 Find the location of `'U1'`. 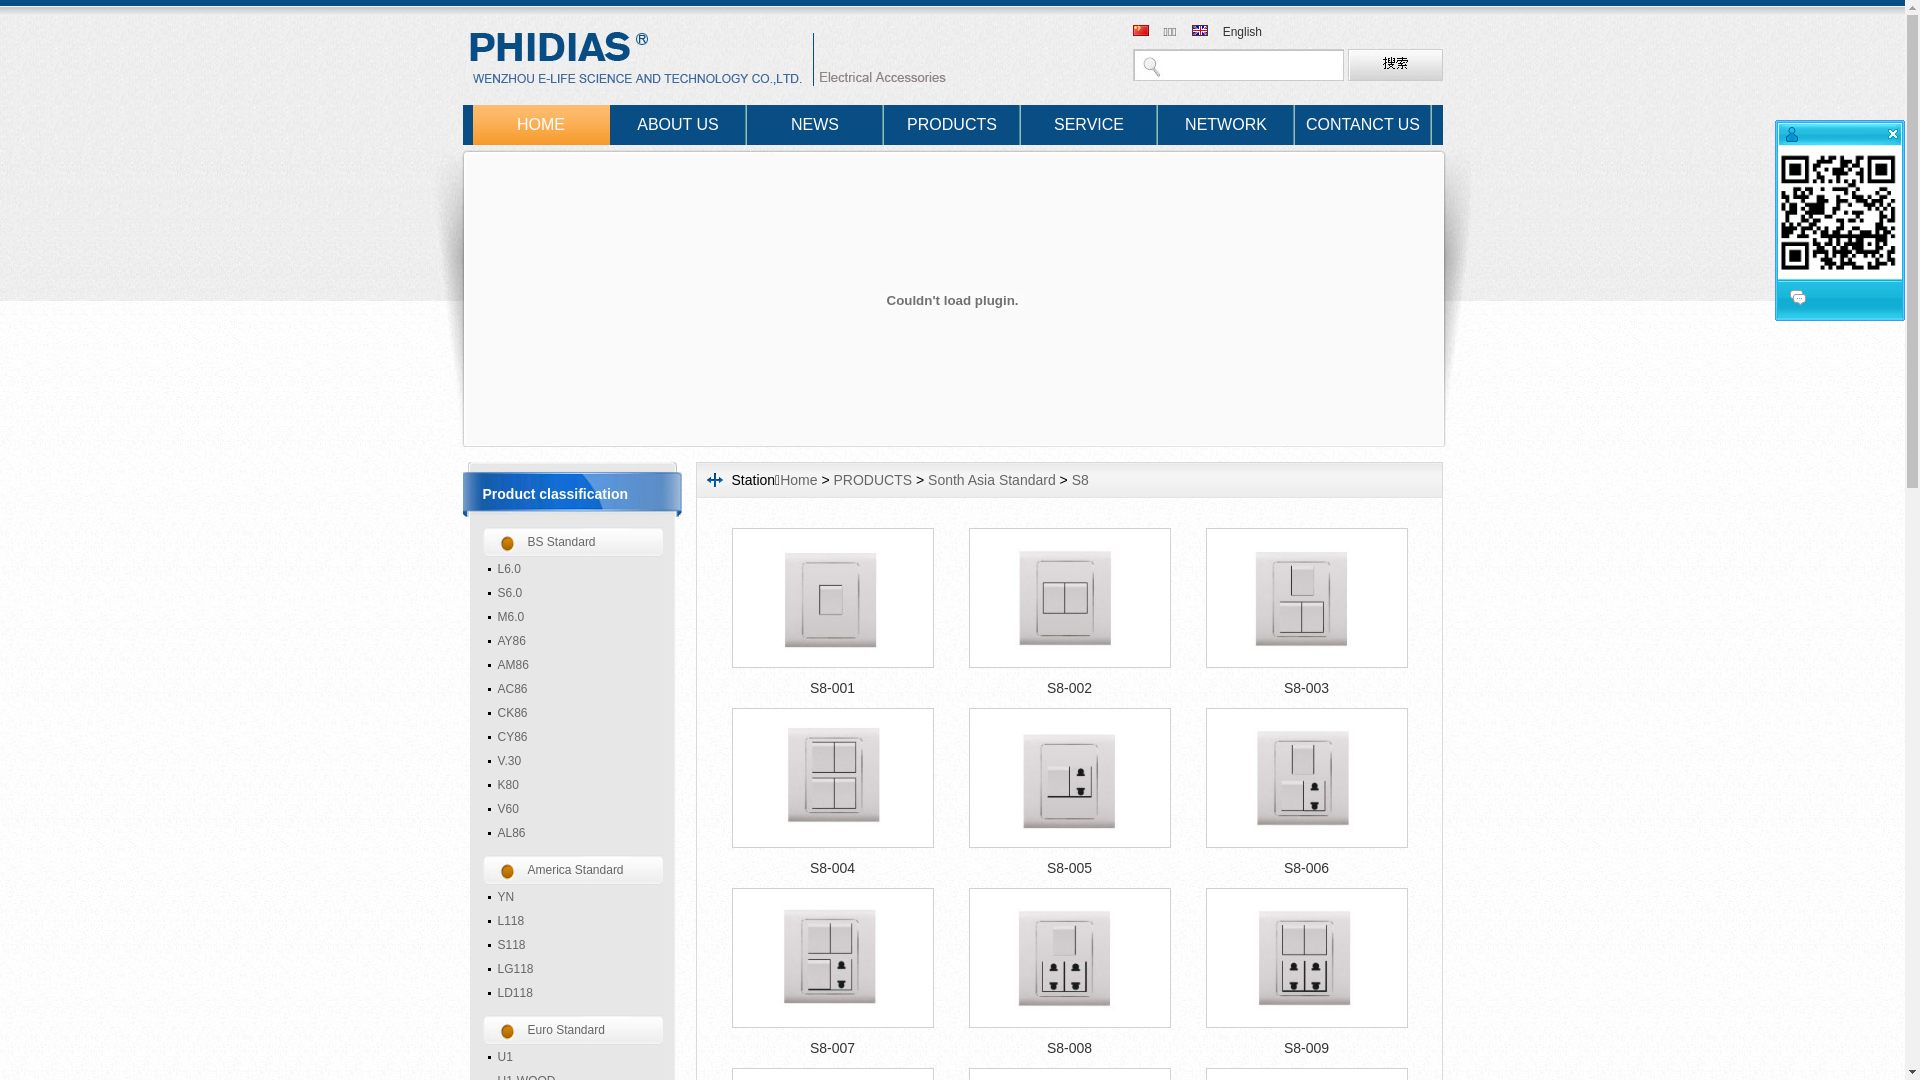

'U1' is located at coordinates (573, 1055).